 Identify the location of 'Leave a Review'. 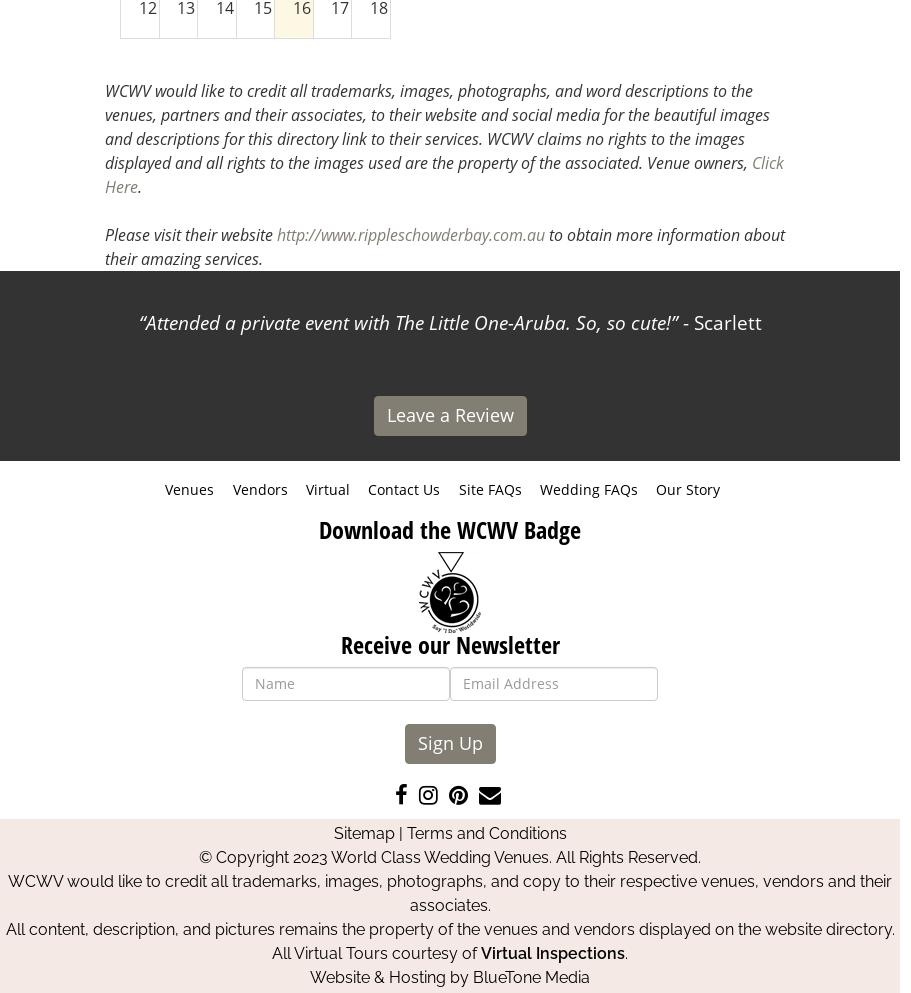
(449, 413).